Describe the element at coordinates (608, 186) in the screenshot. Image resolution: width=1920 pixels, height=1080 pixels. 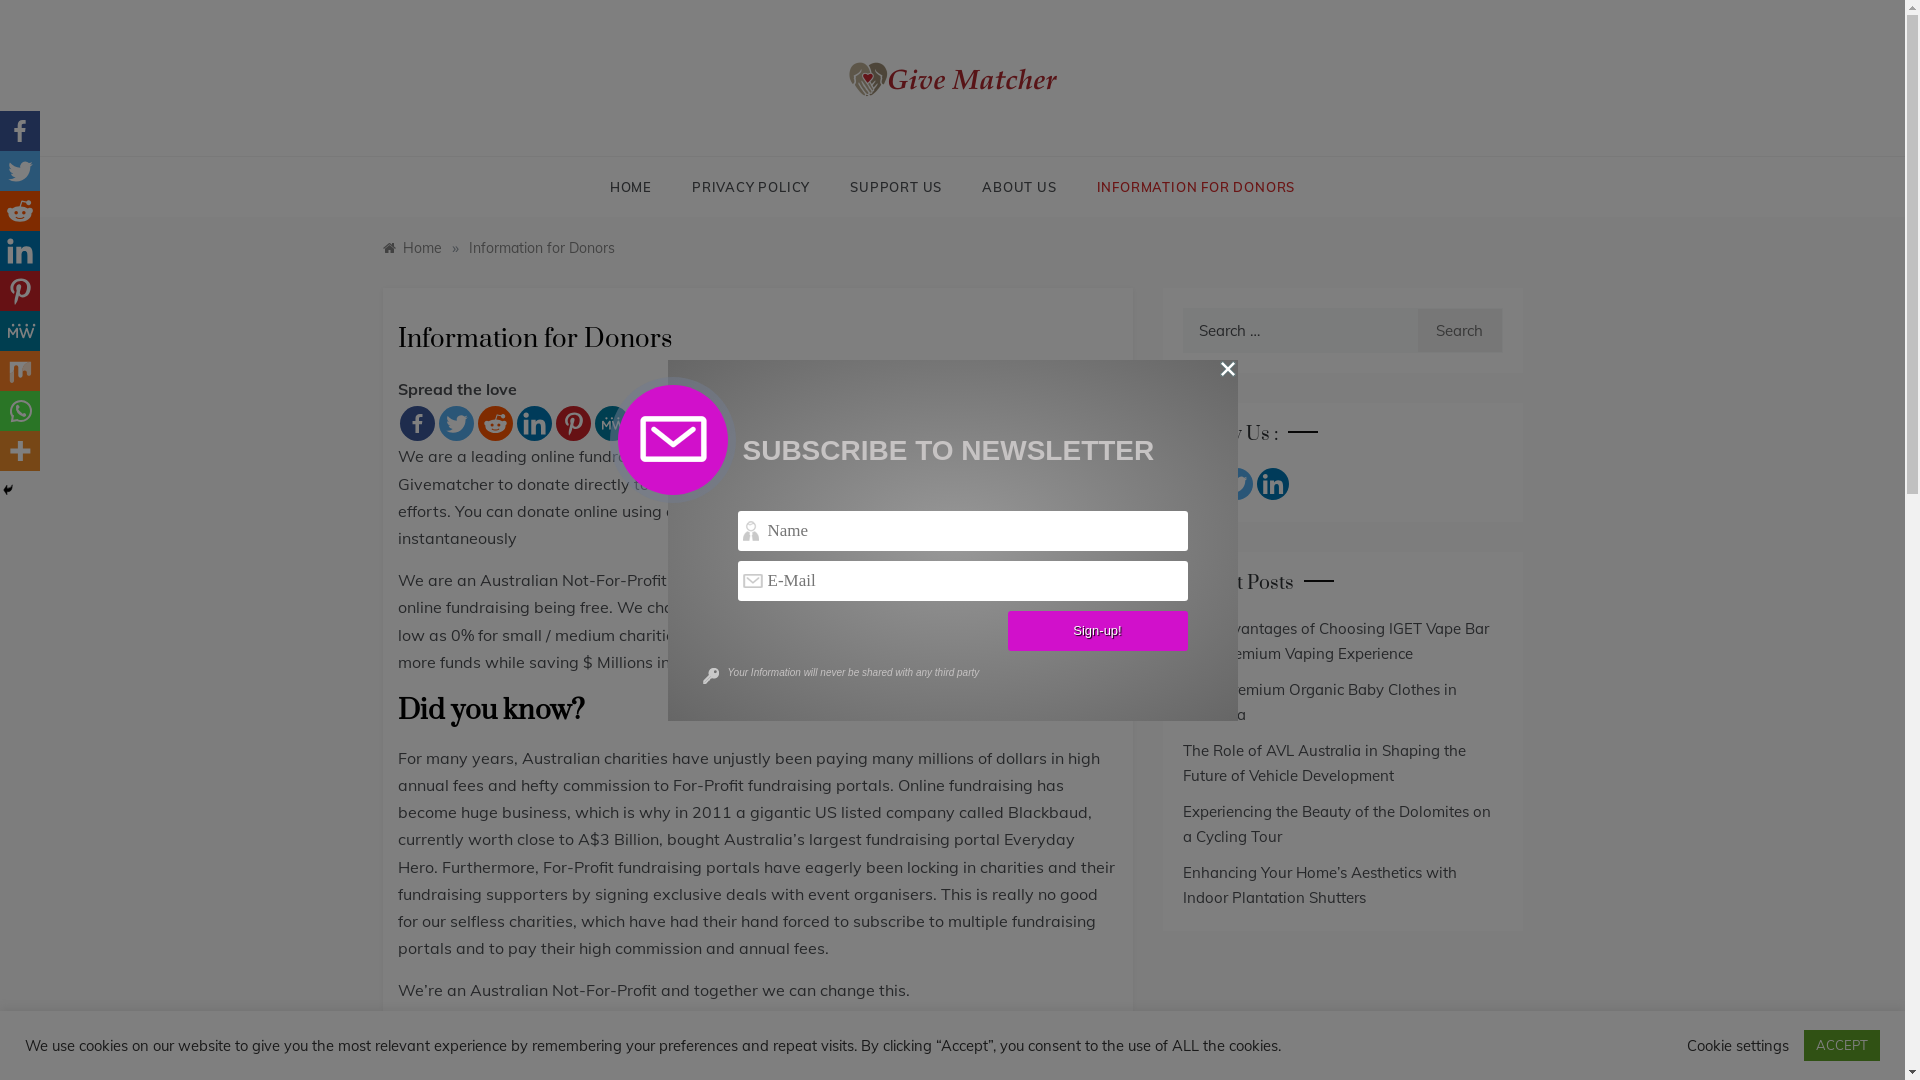
I see `'HOME'` at that location.